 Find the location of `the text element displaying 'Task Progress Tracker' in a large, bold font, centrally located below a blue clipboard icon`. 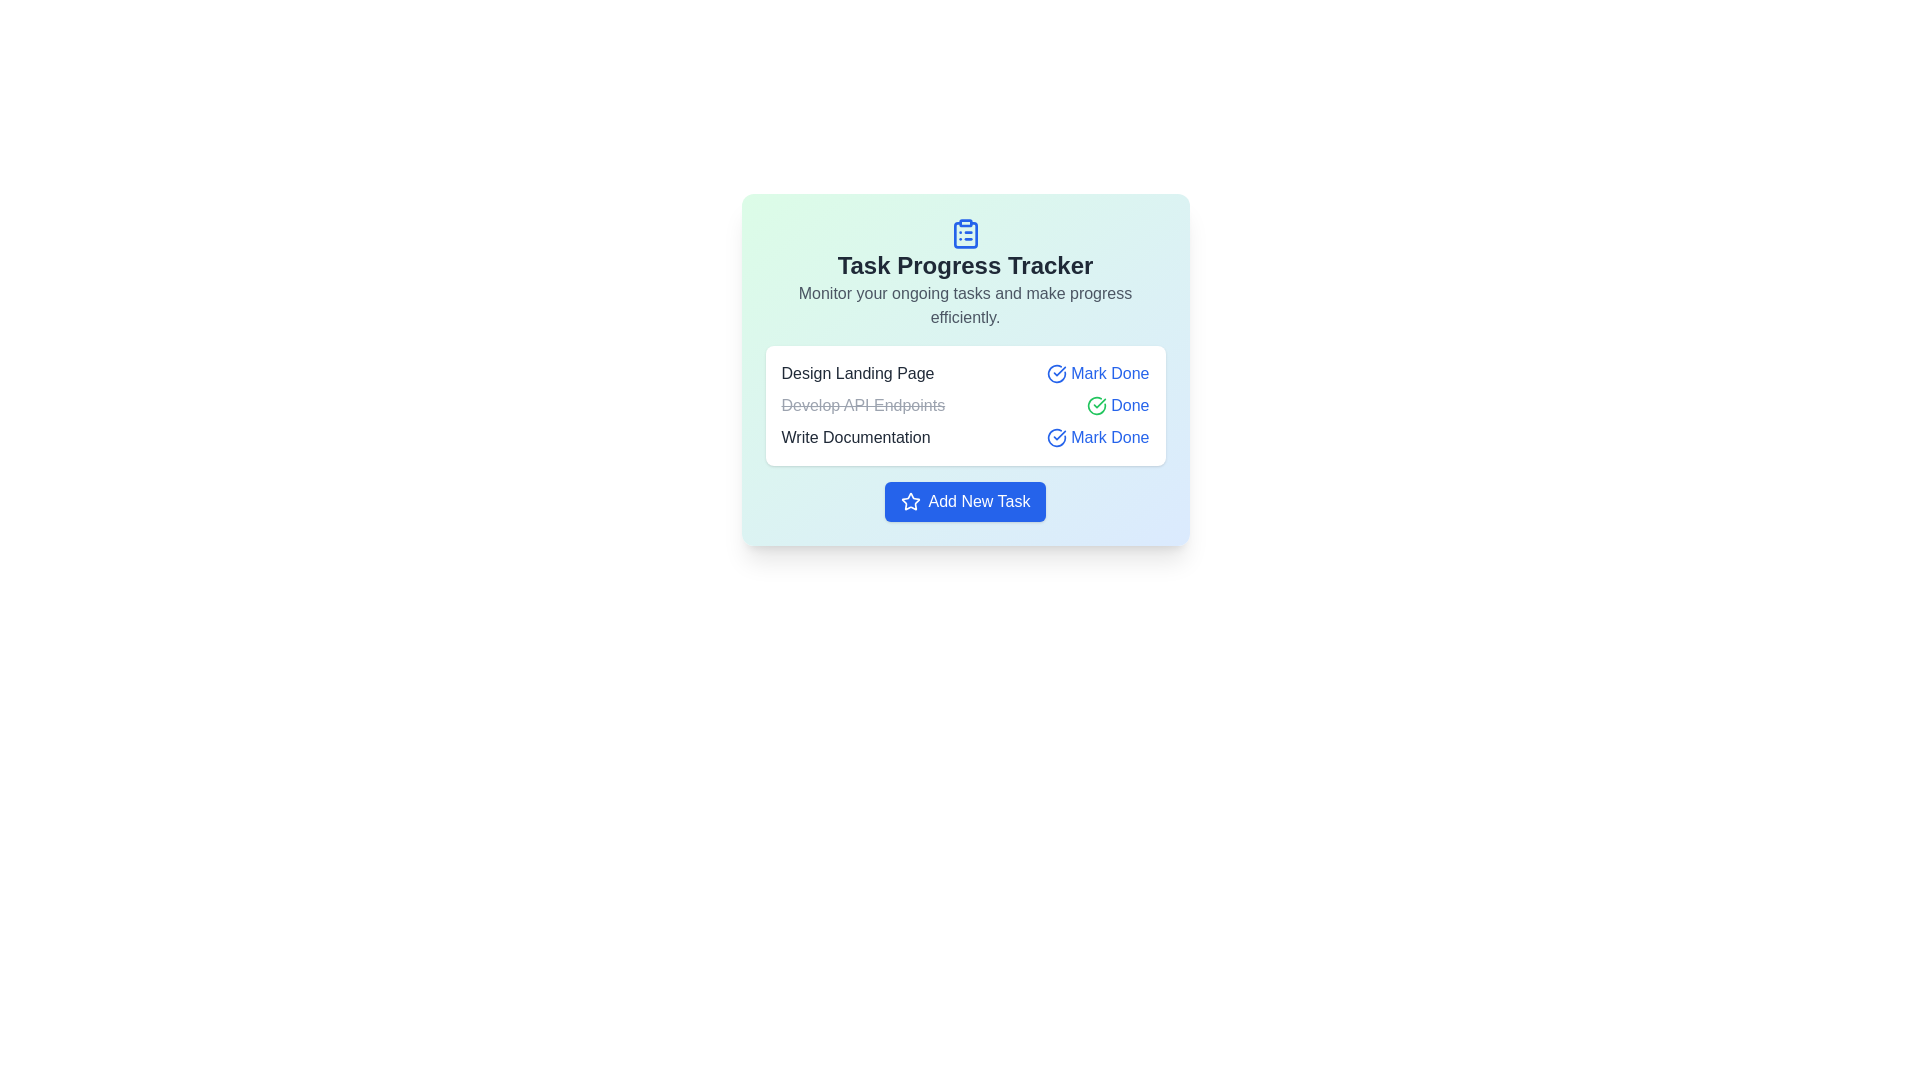

the text element displaying 'Task Progress Tracker' in a large, bold font, centrally located below a blue clipboard icon is located at coordinates (965, 265).